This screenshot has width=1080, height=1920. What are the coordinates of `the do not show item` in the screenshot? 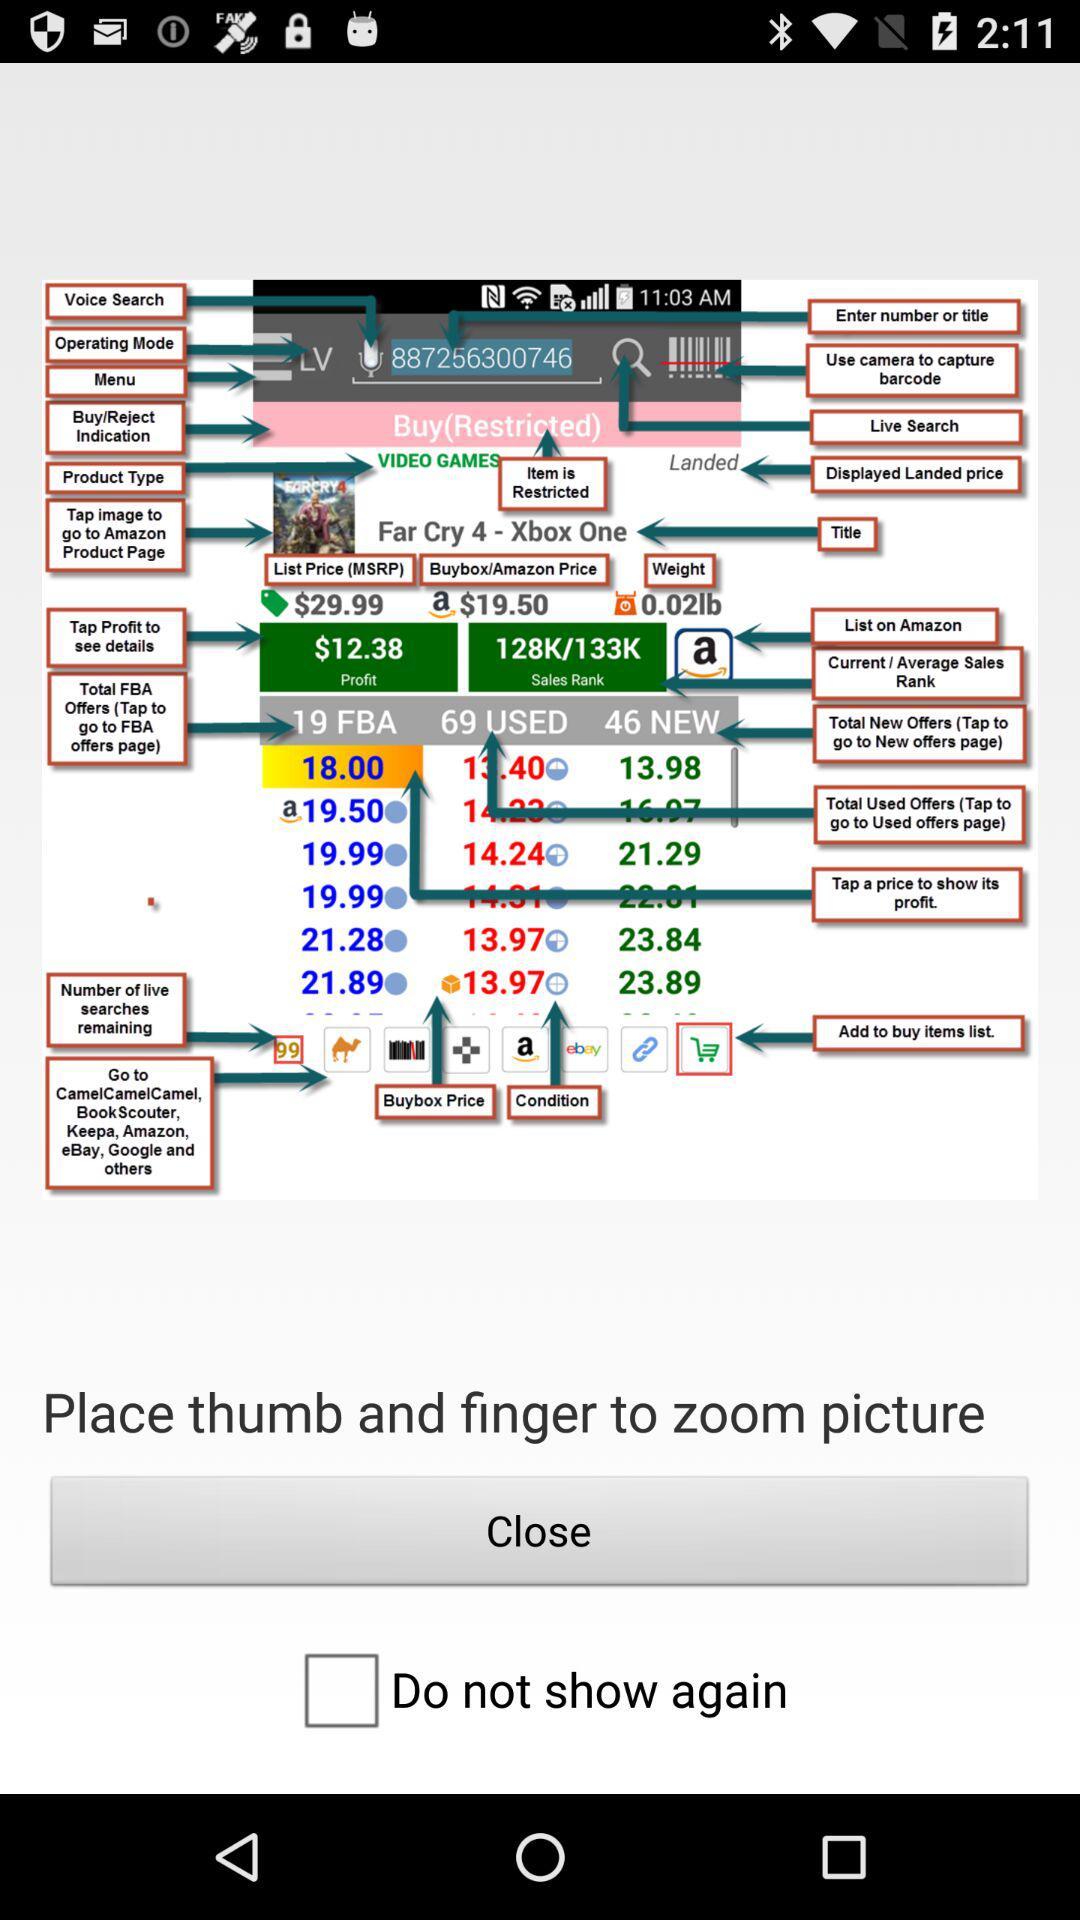 It's located at (538, 1688).